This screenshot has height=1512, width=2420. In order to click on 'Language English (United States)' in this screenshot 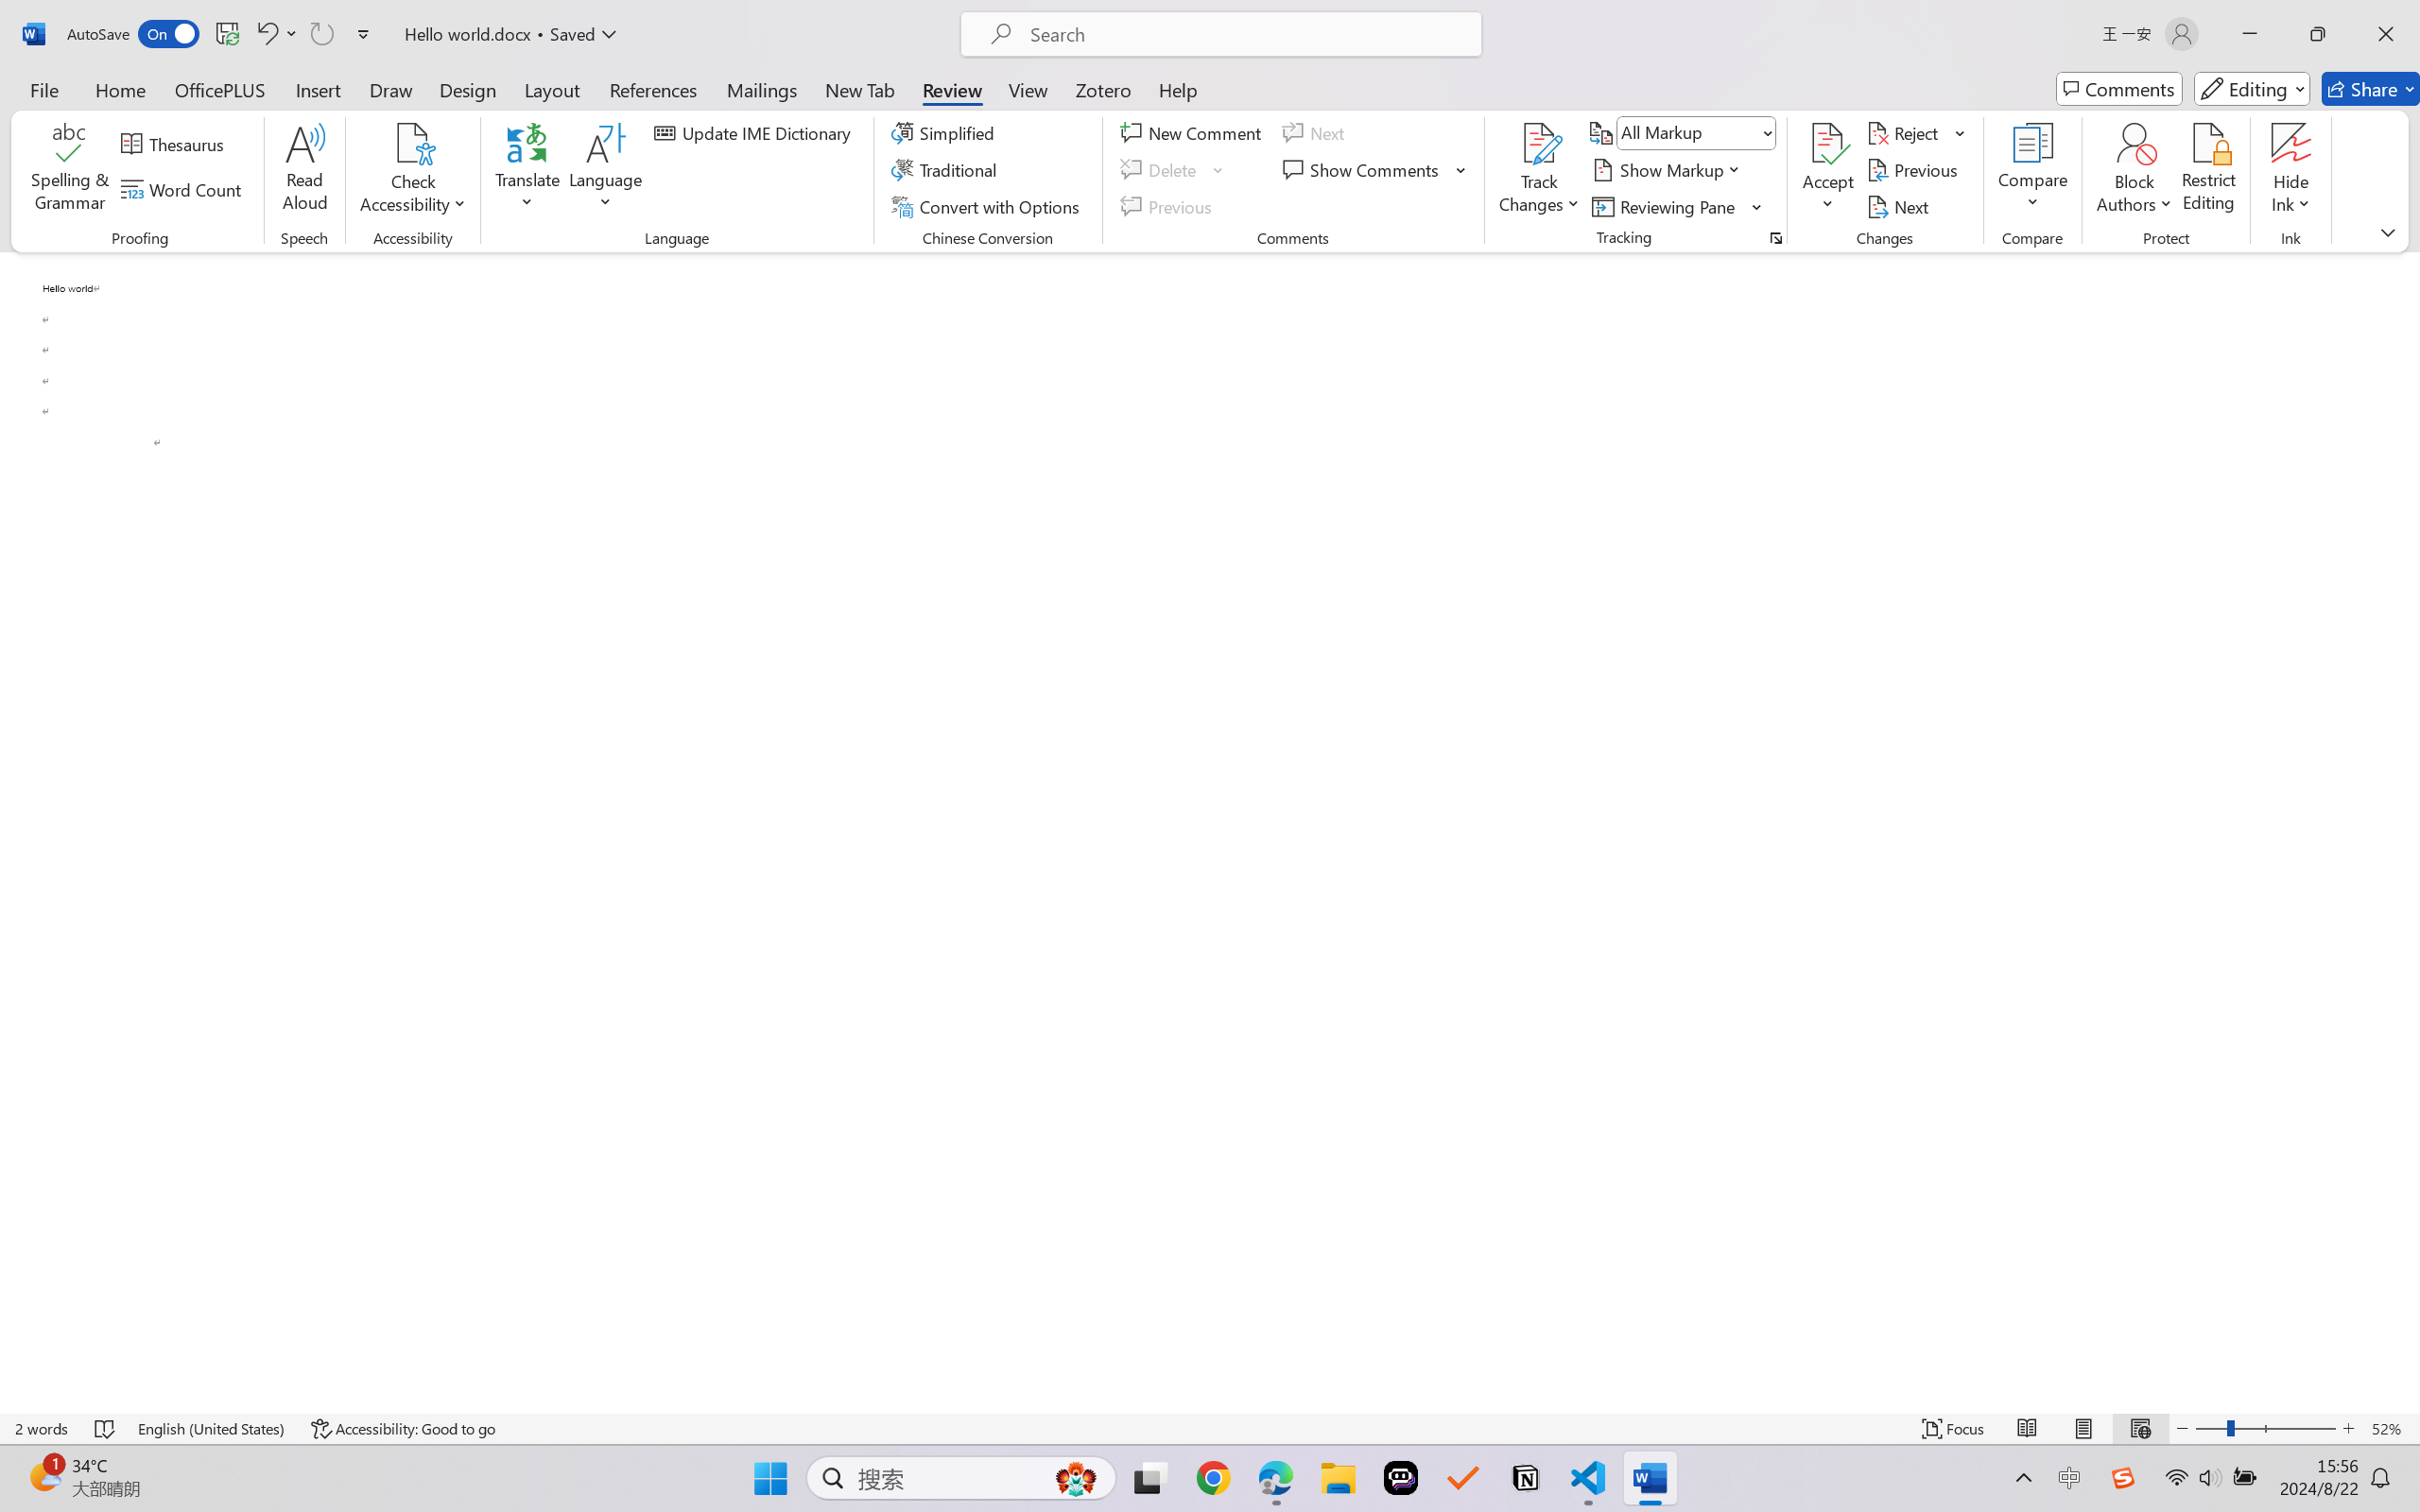, I will do `click(212, 1428)`.